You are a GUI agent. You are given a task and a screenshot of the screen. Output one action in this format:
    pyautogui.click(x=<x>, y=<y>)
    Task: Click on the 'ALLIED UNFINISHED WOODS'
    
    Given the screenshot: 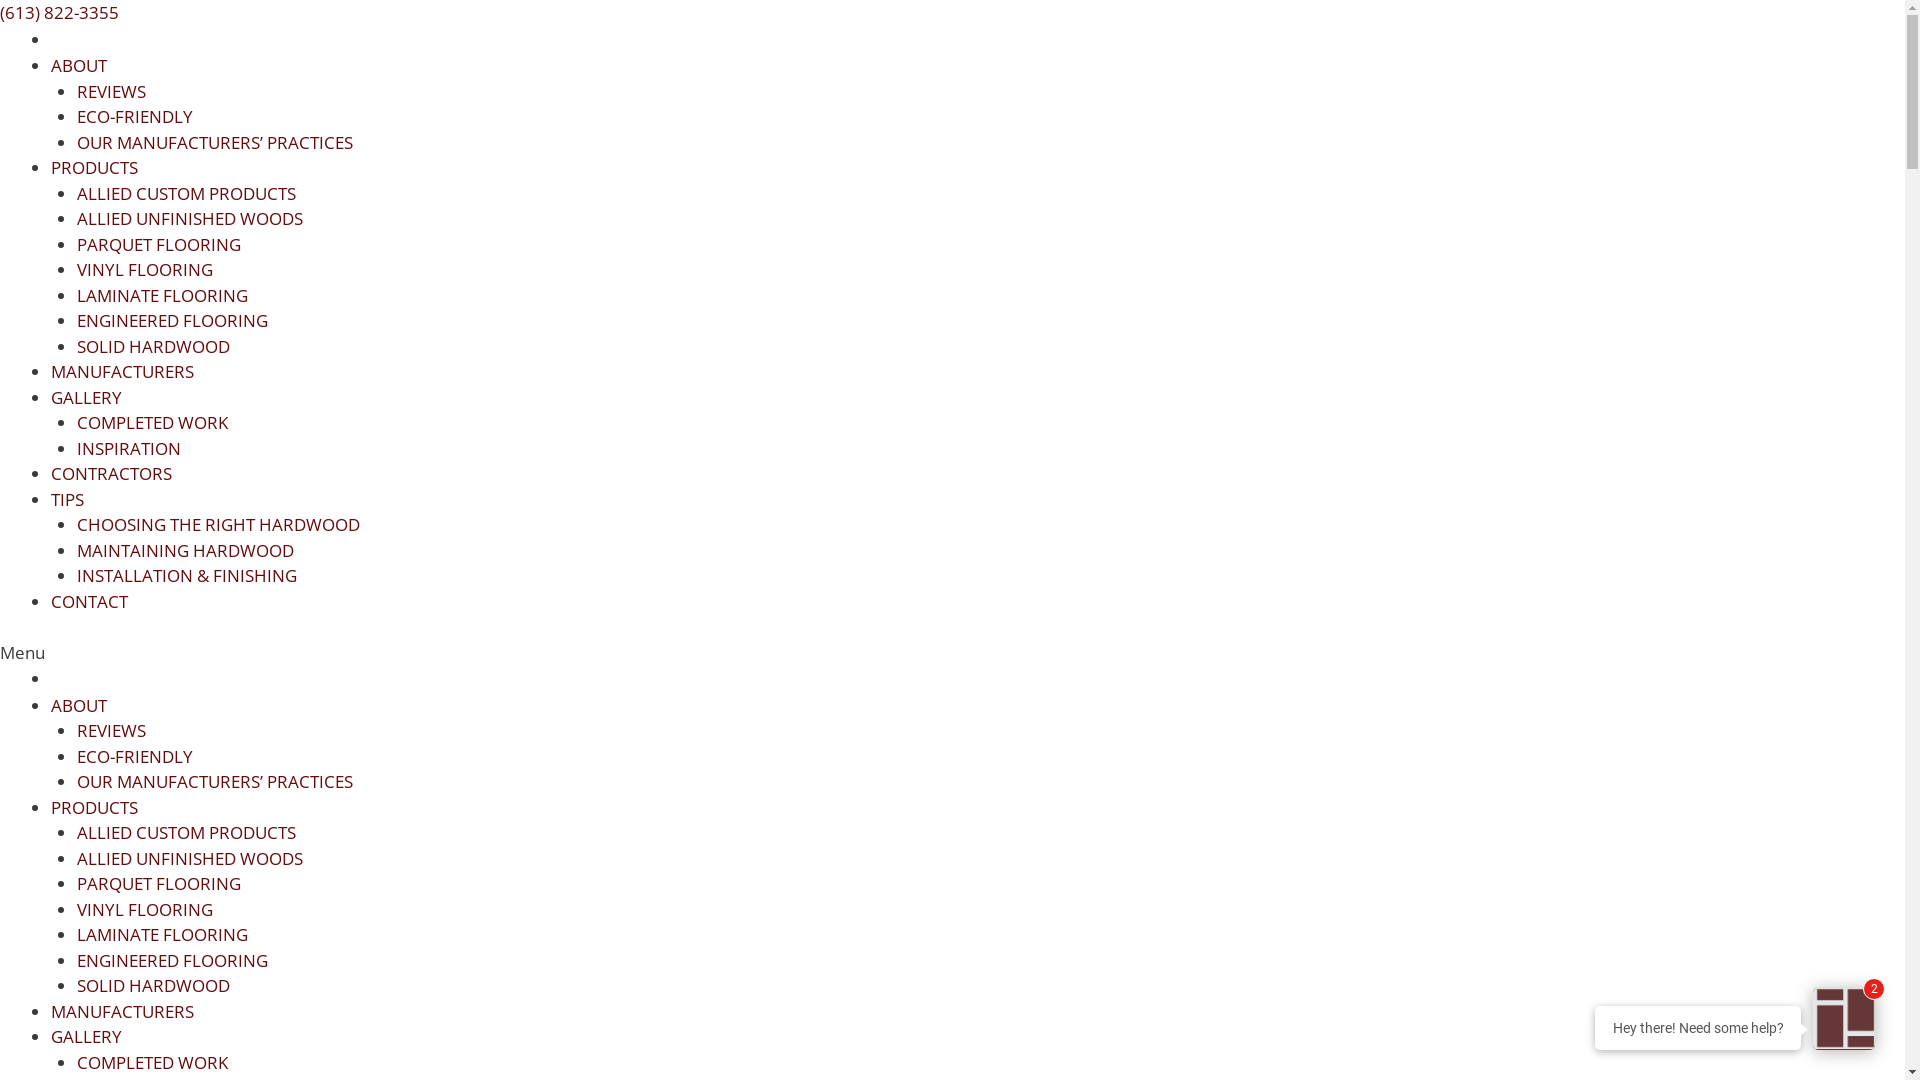 What is the action you would take?
    pyautogui.click(x=188, y=218)
    